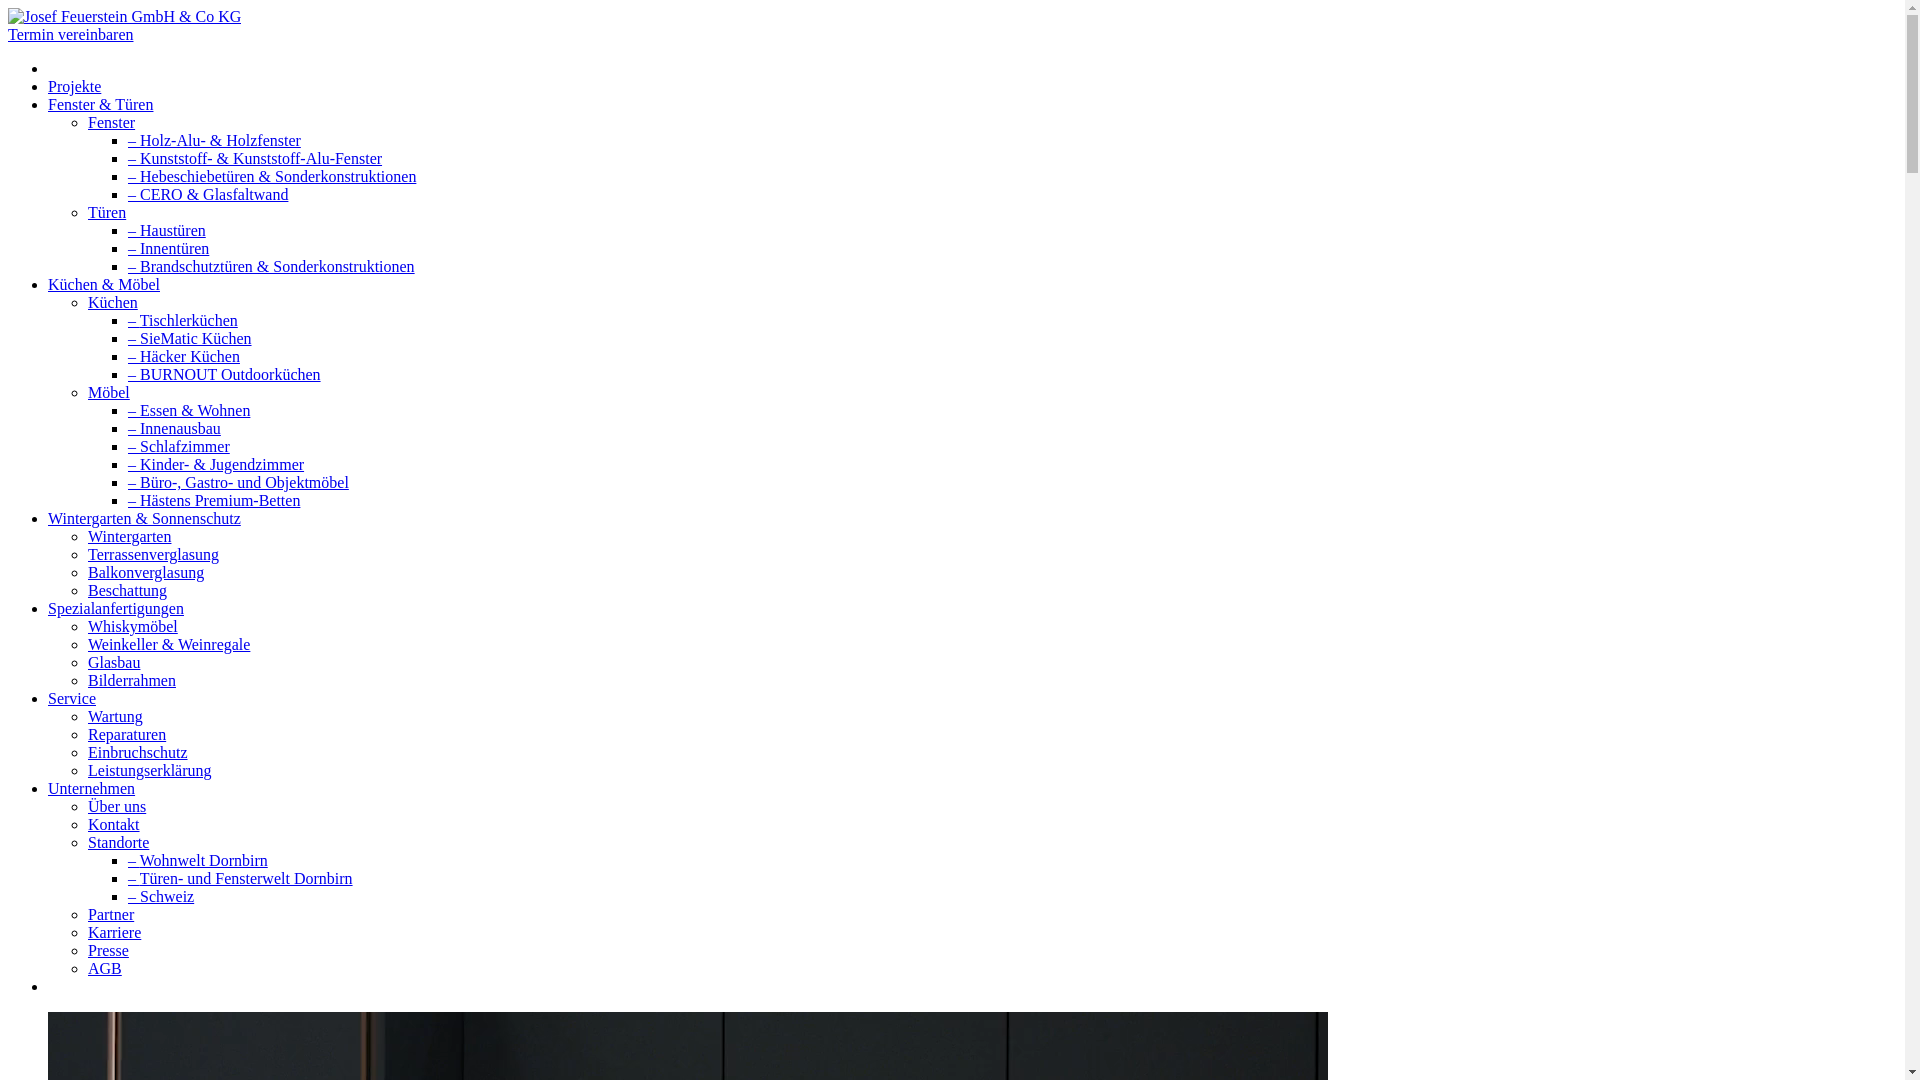 This screenshot has width=1920, height=1080. What do you see at coordinates (107, 949) in the screenshot?
I see `'Presse'` at bounding box center [107, 949].